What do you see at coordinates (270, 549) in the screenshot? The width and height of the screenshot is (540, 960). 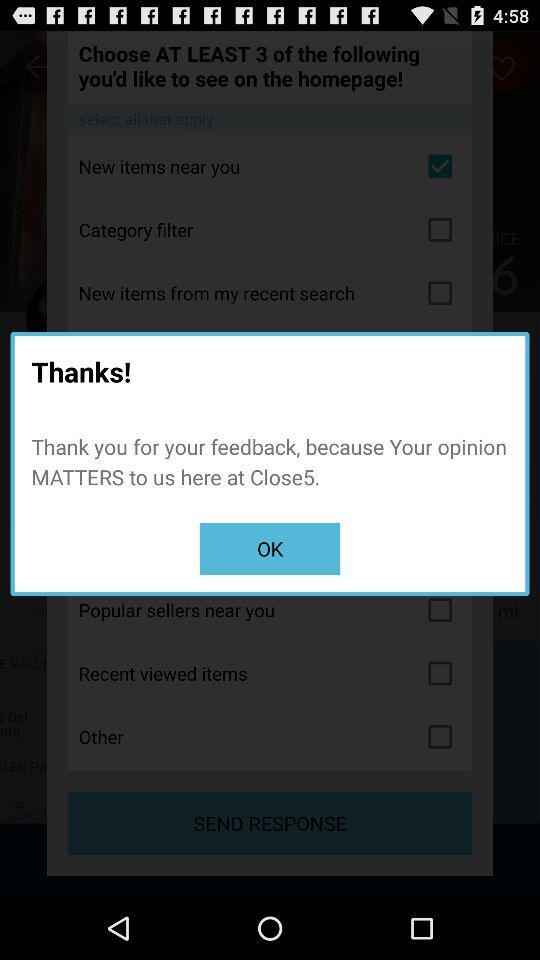 I see `the ok` at bounding box center [270, 549].